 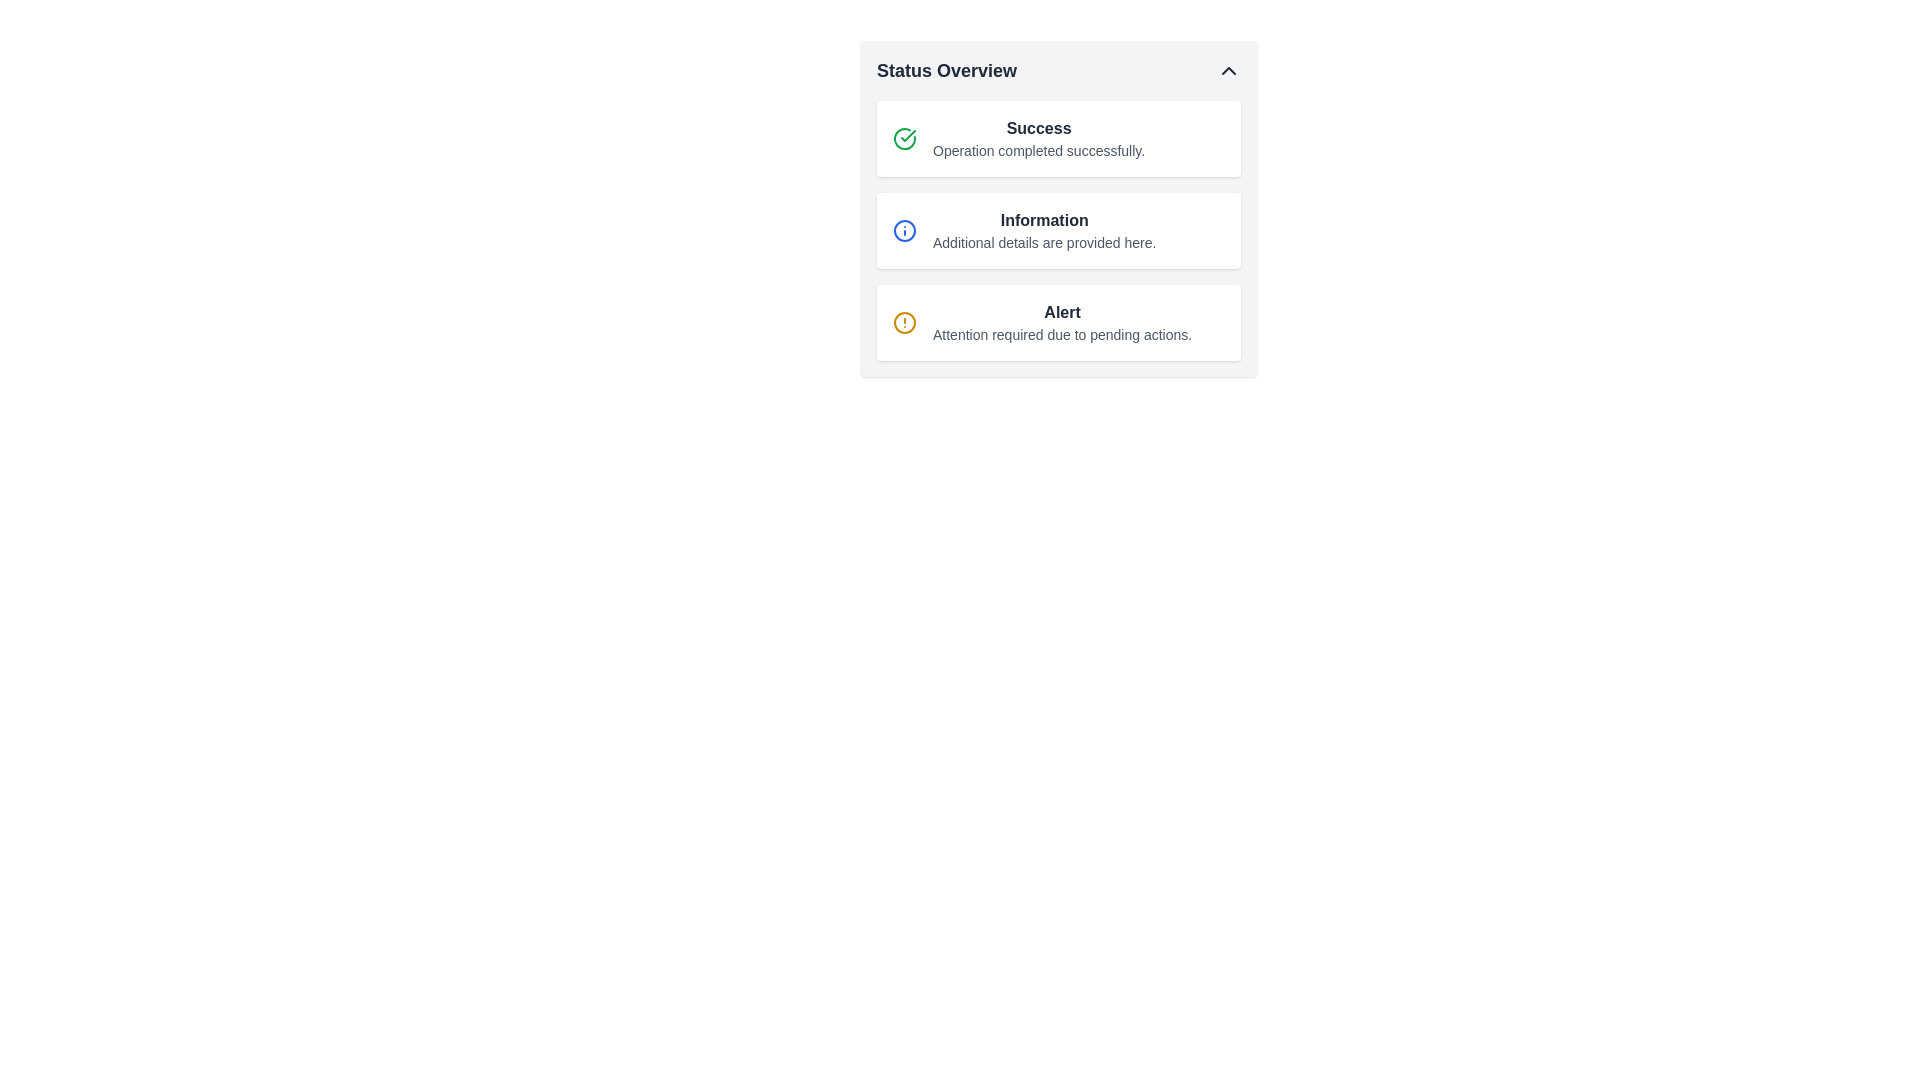 What do you see at coordinates (904, 230) in the screenshot?
I see `the informational icon located to the left of the 'Information' label text in the second row of the status overview card` at bounding box center [904, 230].